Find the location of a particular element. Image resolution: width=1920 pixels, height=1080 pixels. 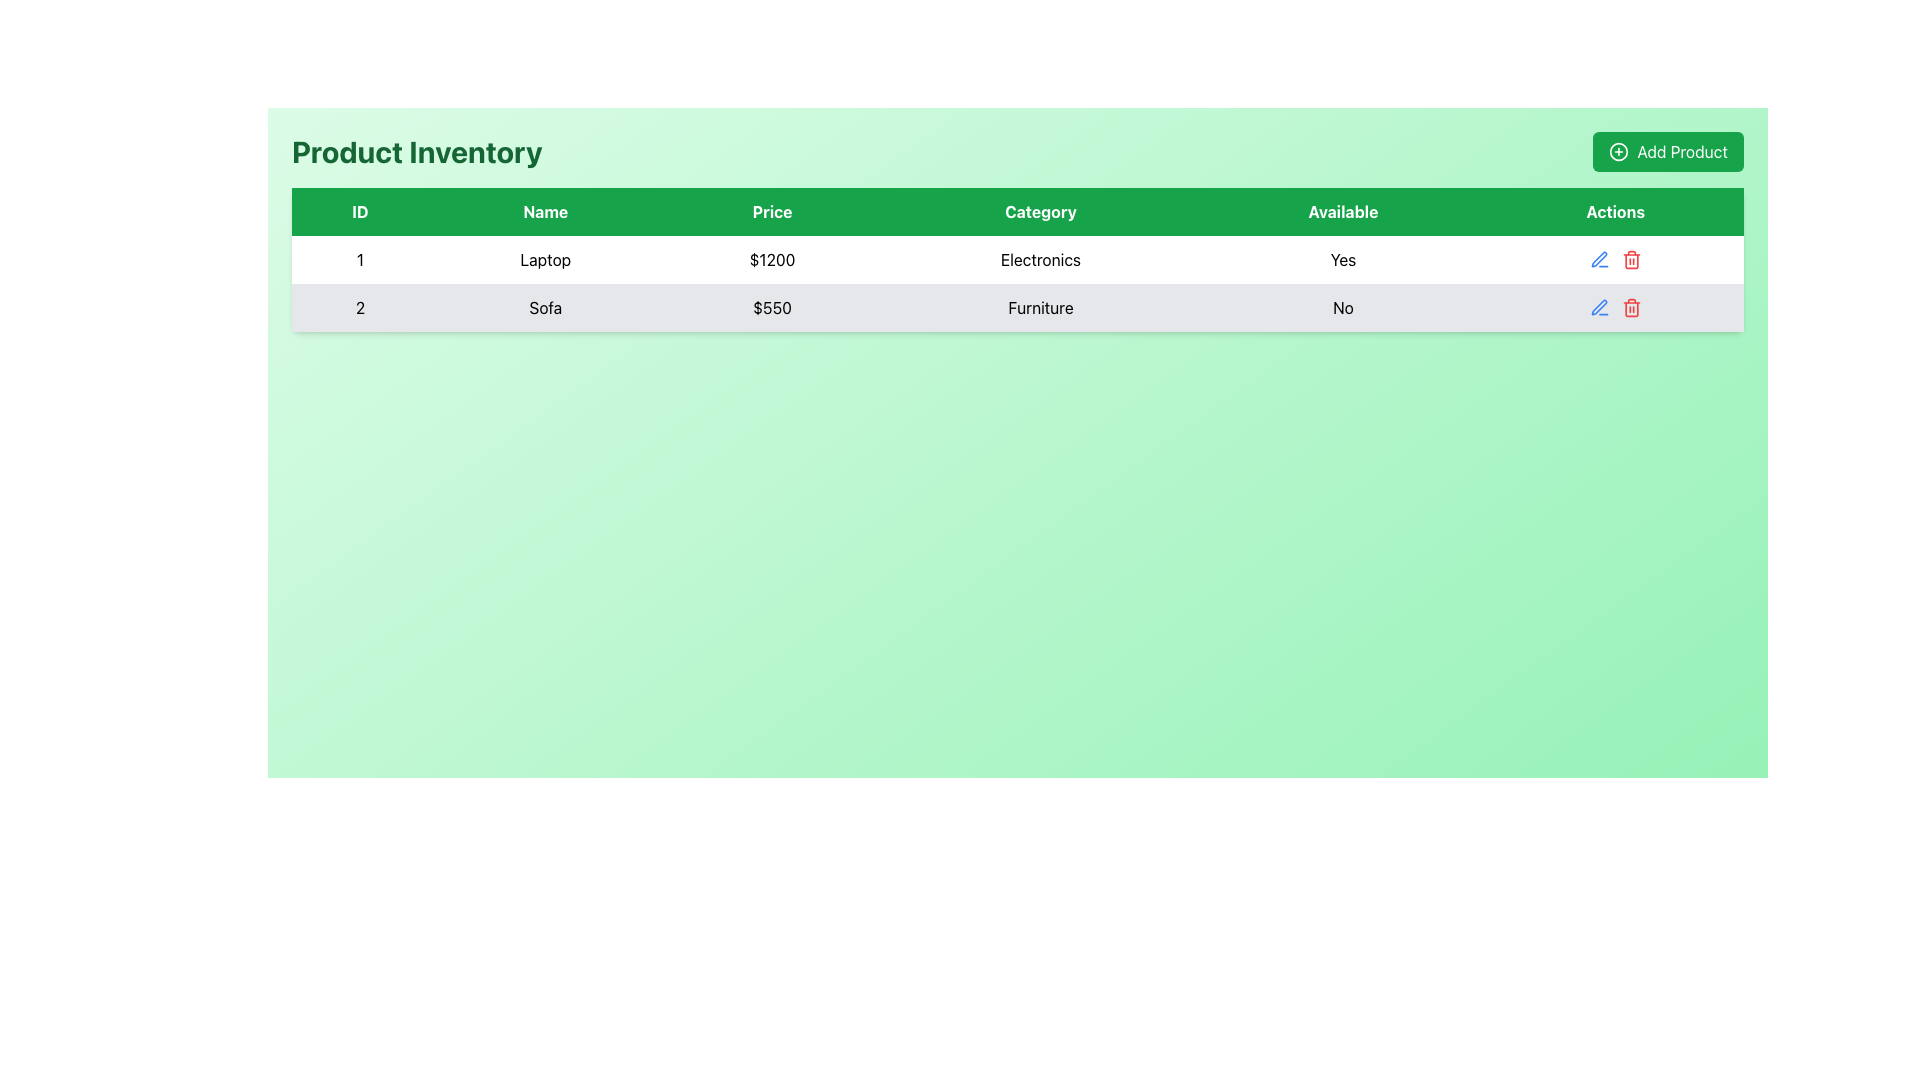

the delete icon styled in red located in the last cell of the 'Actions' column in the second row of the table is located at coordinates (1615, 308).